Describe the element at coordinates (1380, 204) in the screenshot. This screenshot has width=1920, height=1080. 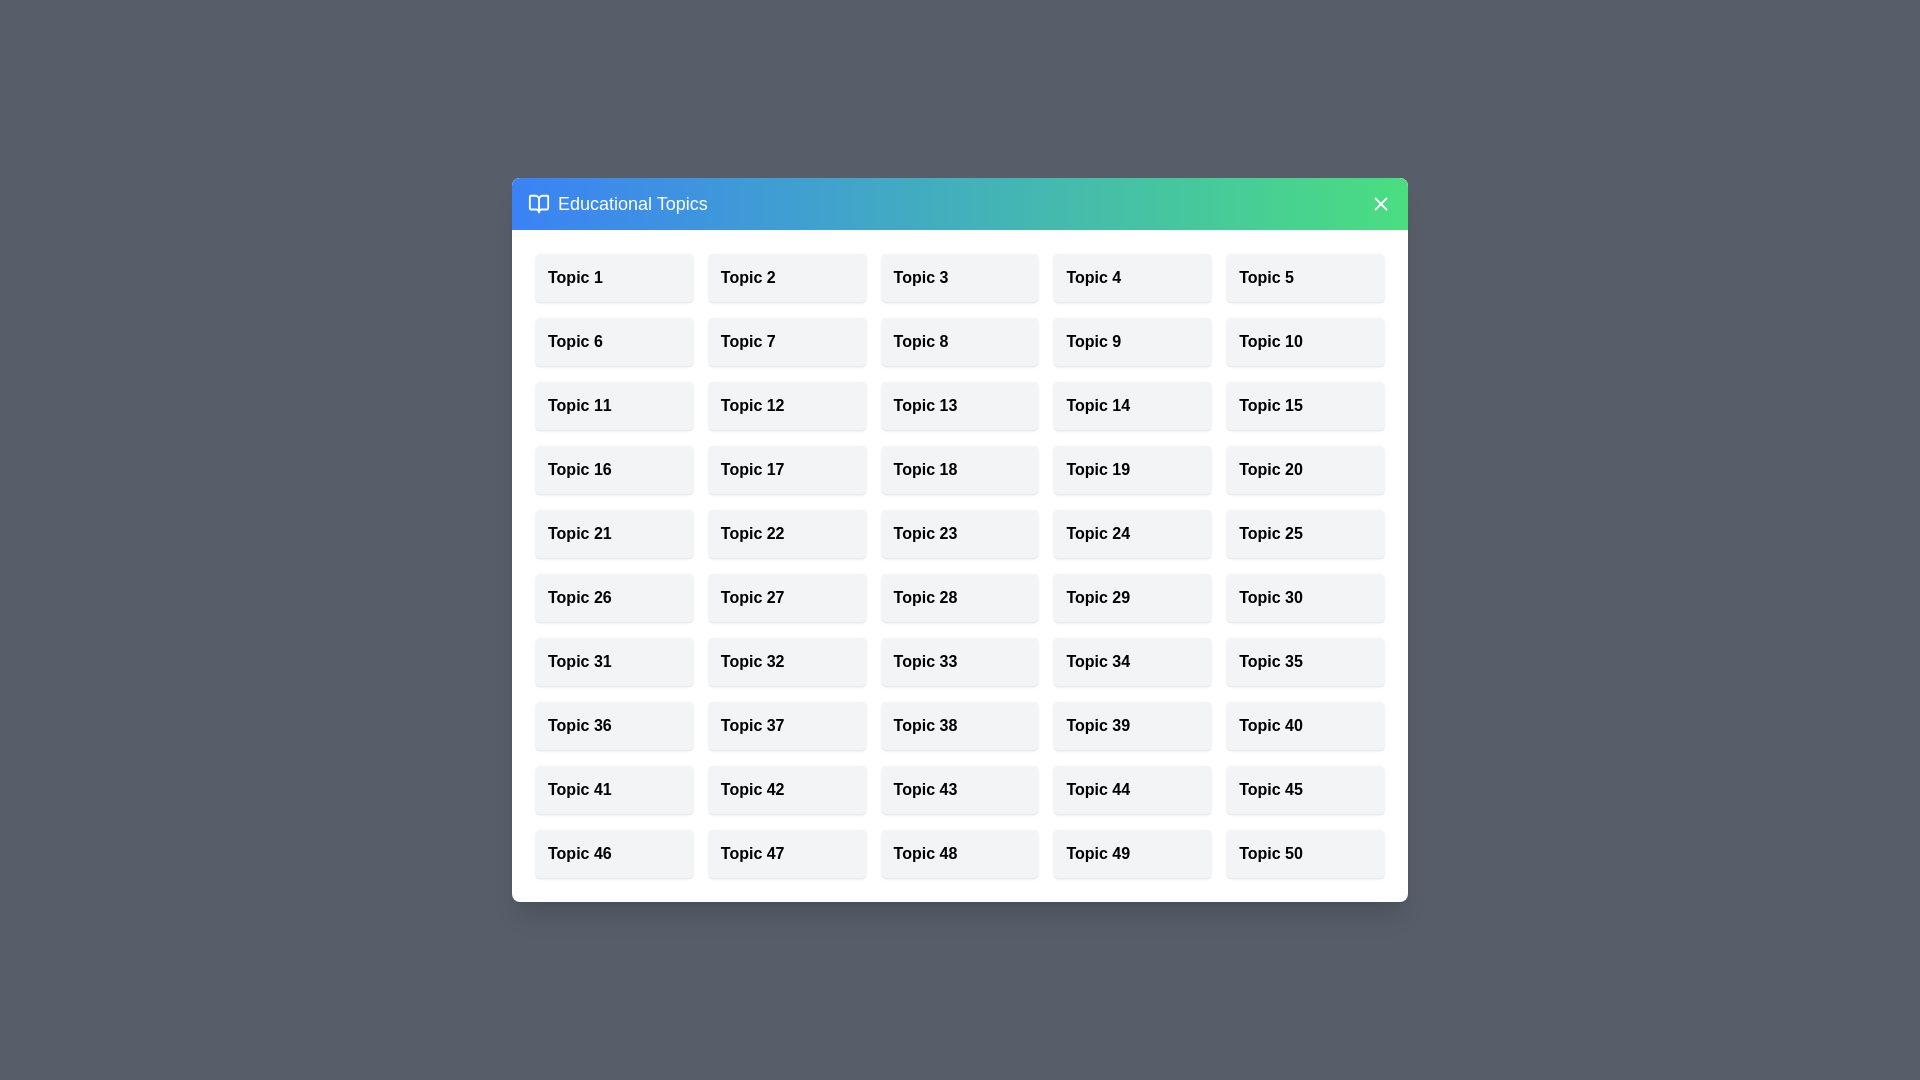
I see `the close button to close the dialog box` at that location.